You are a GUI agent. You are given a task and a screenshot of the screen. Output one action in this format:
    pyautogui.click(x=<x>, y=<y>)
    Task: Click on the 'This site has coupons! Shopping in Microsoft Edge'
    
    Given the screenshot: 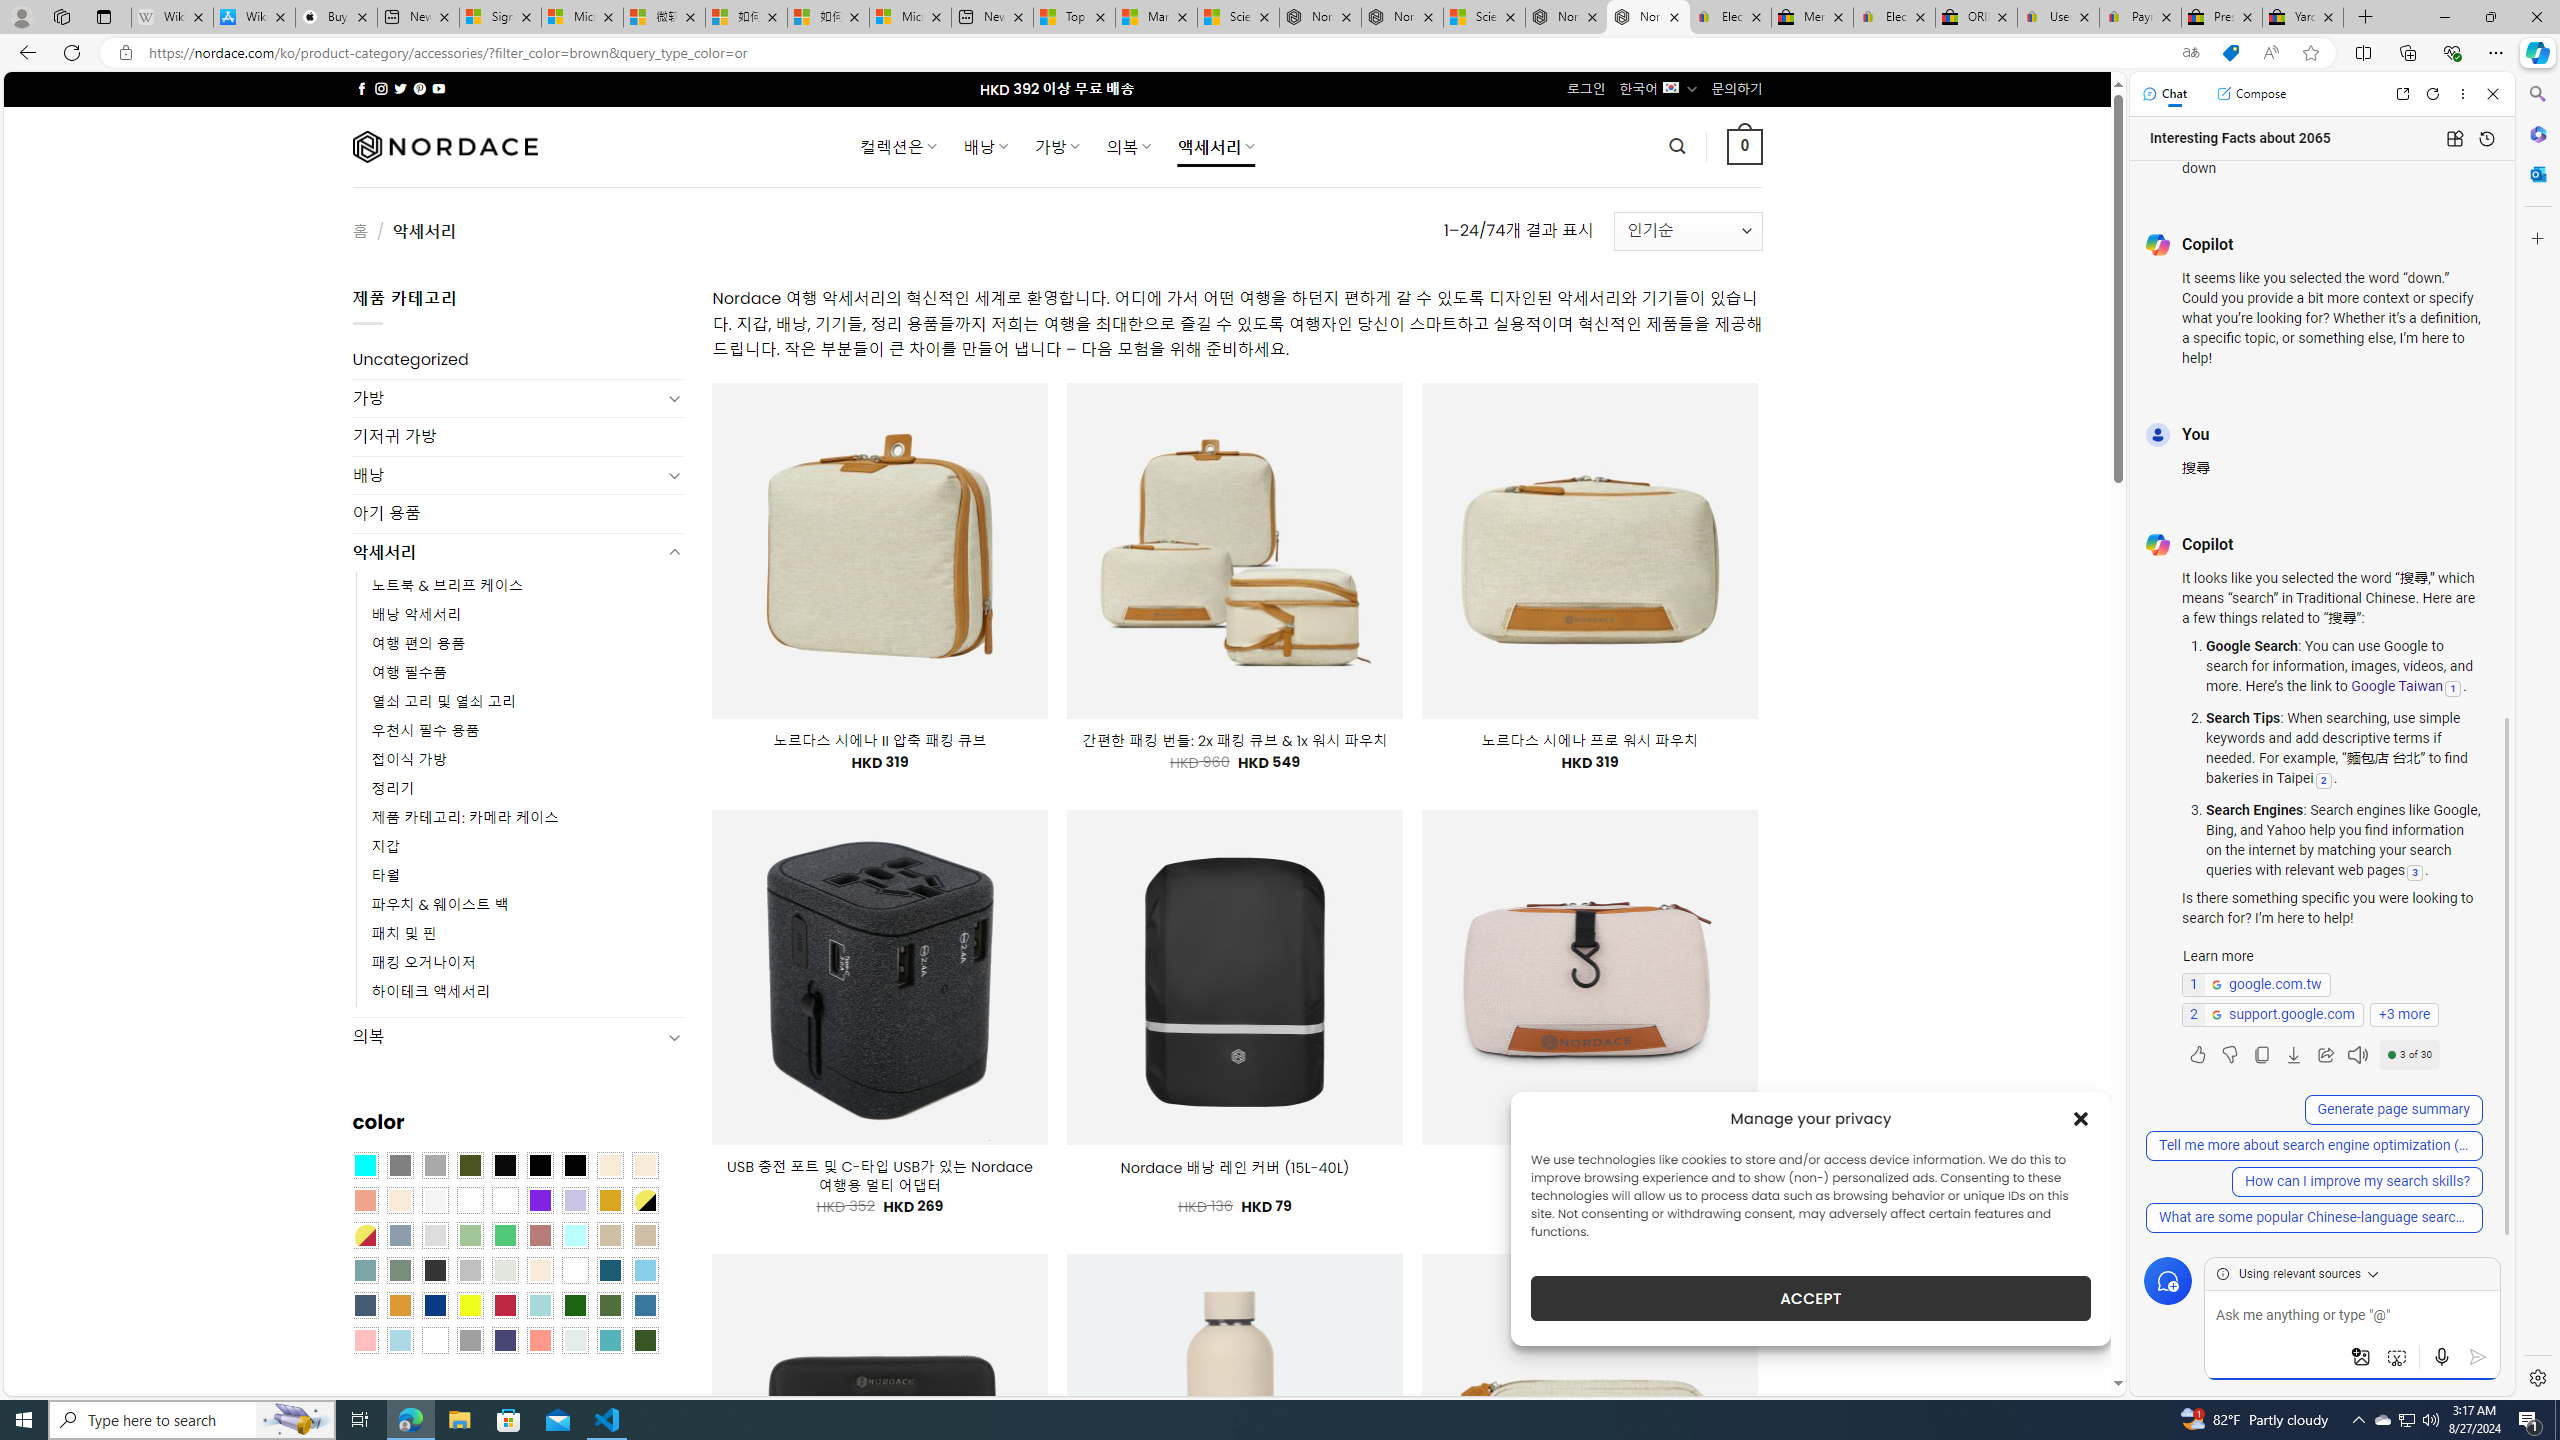 What is the action you would take?
    pyautogui.click(x=2230, y=53)
    